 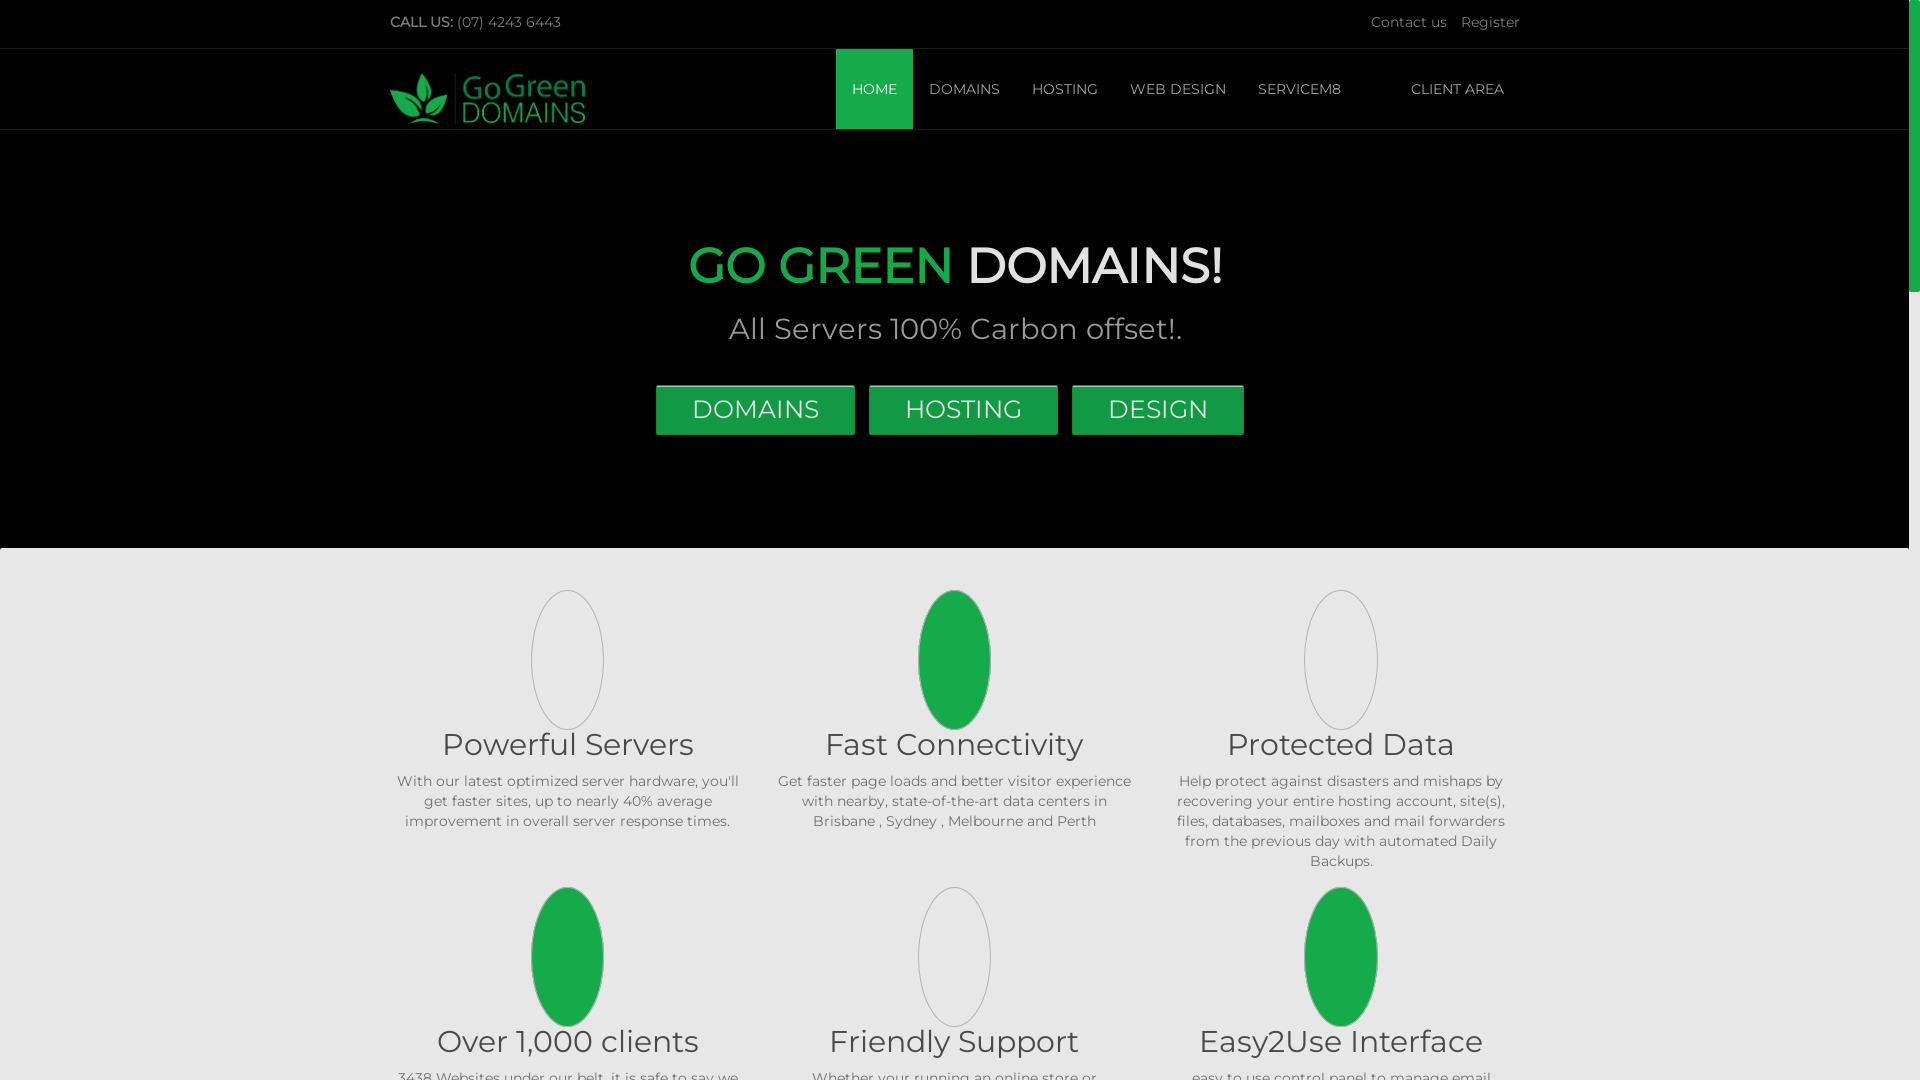 I want to click on '  CLIENT AREA', so click(x=1452, y=87).